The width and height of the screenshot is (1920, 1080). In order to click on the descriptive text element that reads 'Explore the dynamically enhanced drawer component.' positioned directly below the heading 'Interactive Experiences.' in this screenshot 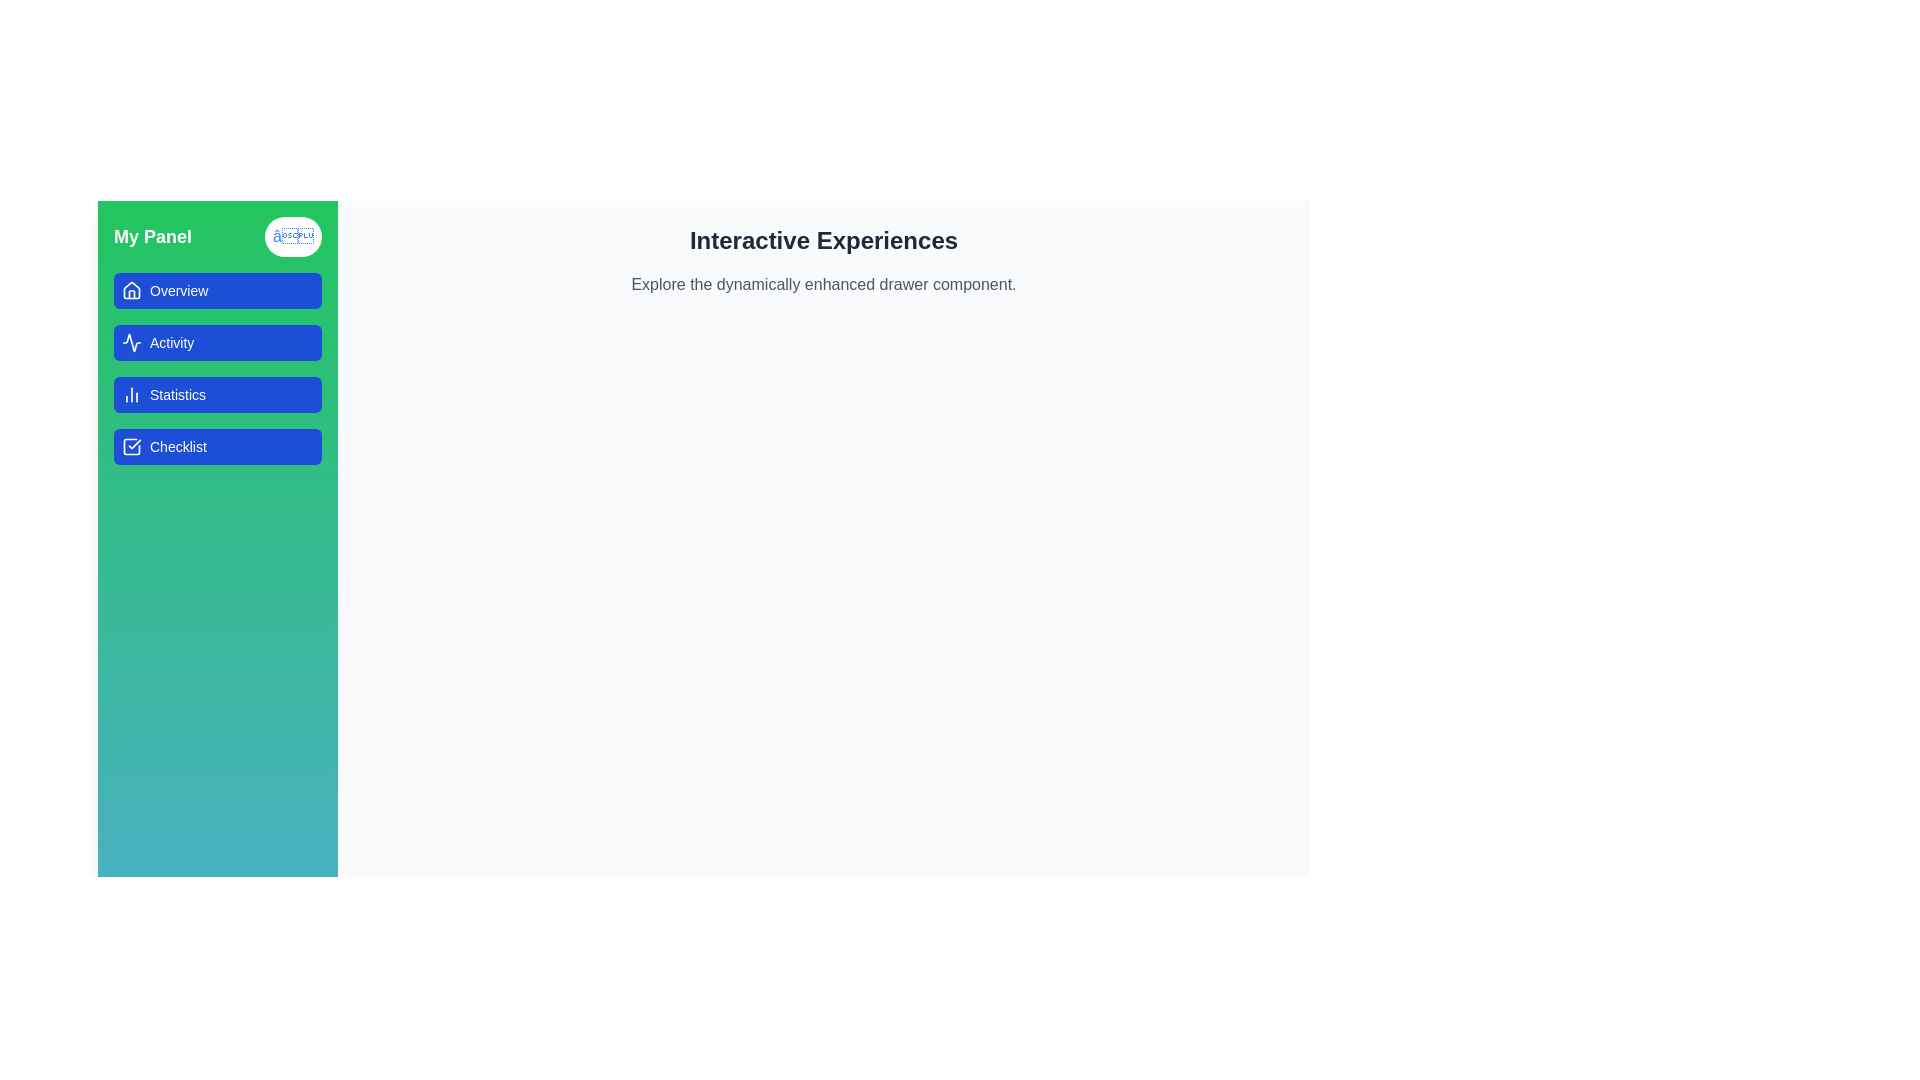, I will do `click(824, 285)`.